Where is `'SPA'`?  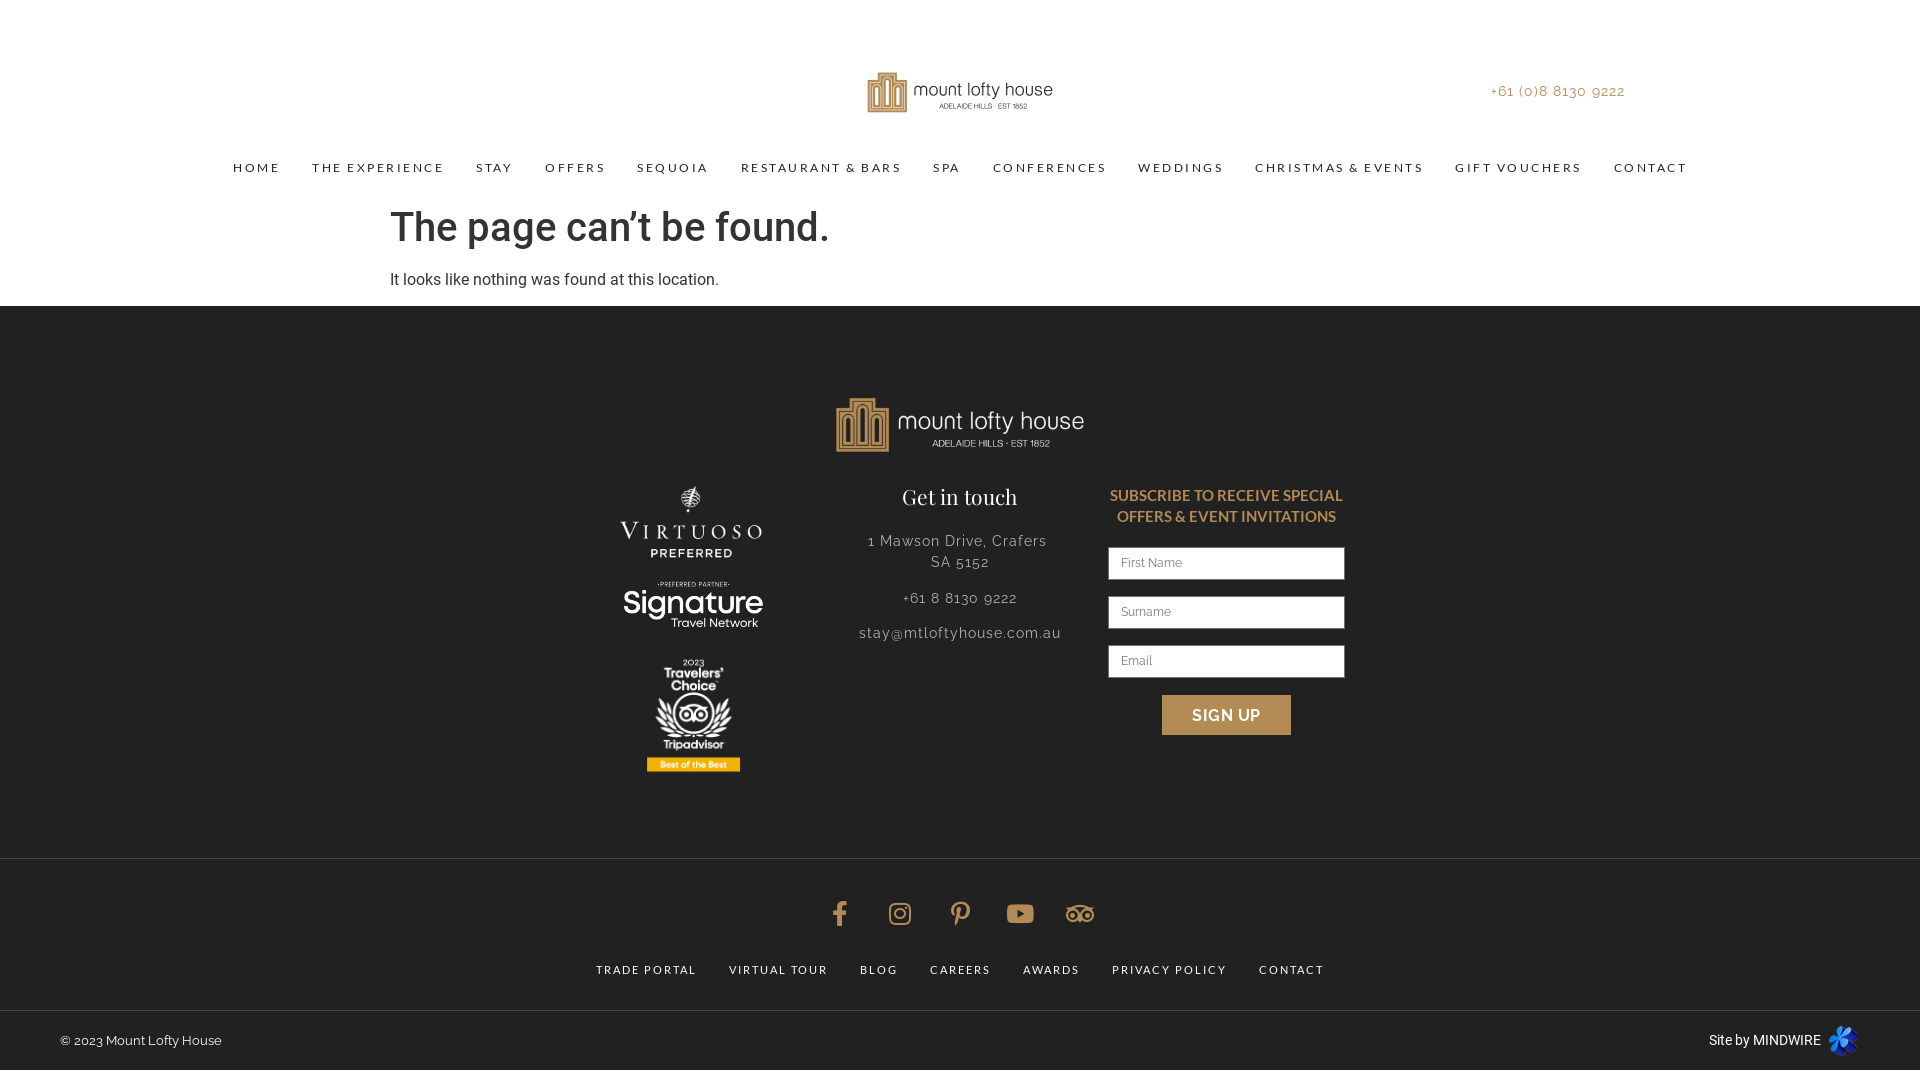 'SPA' is located at coordinates (945, 166).